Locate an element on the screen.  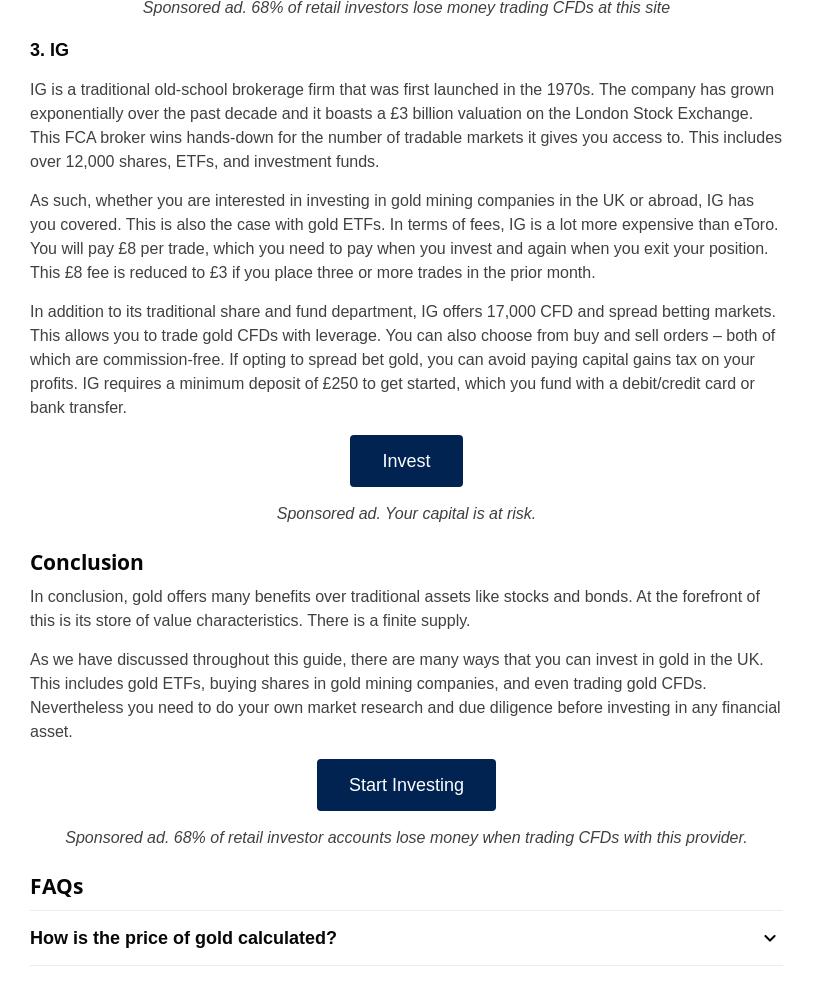
'As we have discussed throughout this guide, there are many ways that you can invest in gold in the UK. This includes gold ETFs, buying shares in gold mining companies, and even trading gold CFDs. Nevertheless you need to do your own market research and due diligence before investing in any financial asset.' is located at coordinates (404, 695).